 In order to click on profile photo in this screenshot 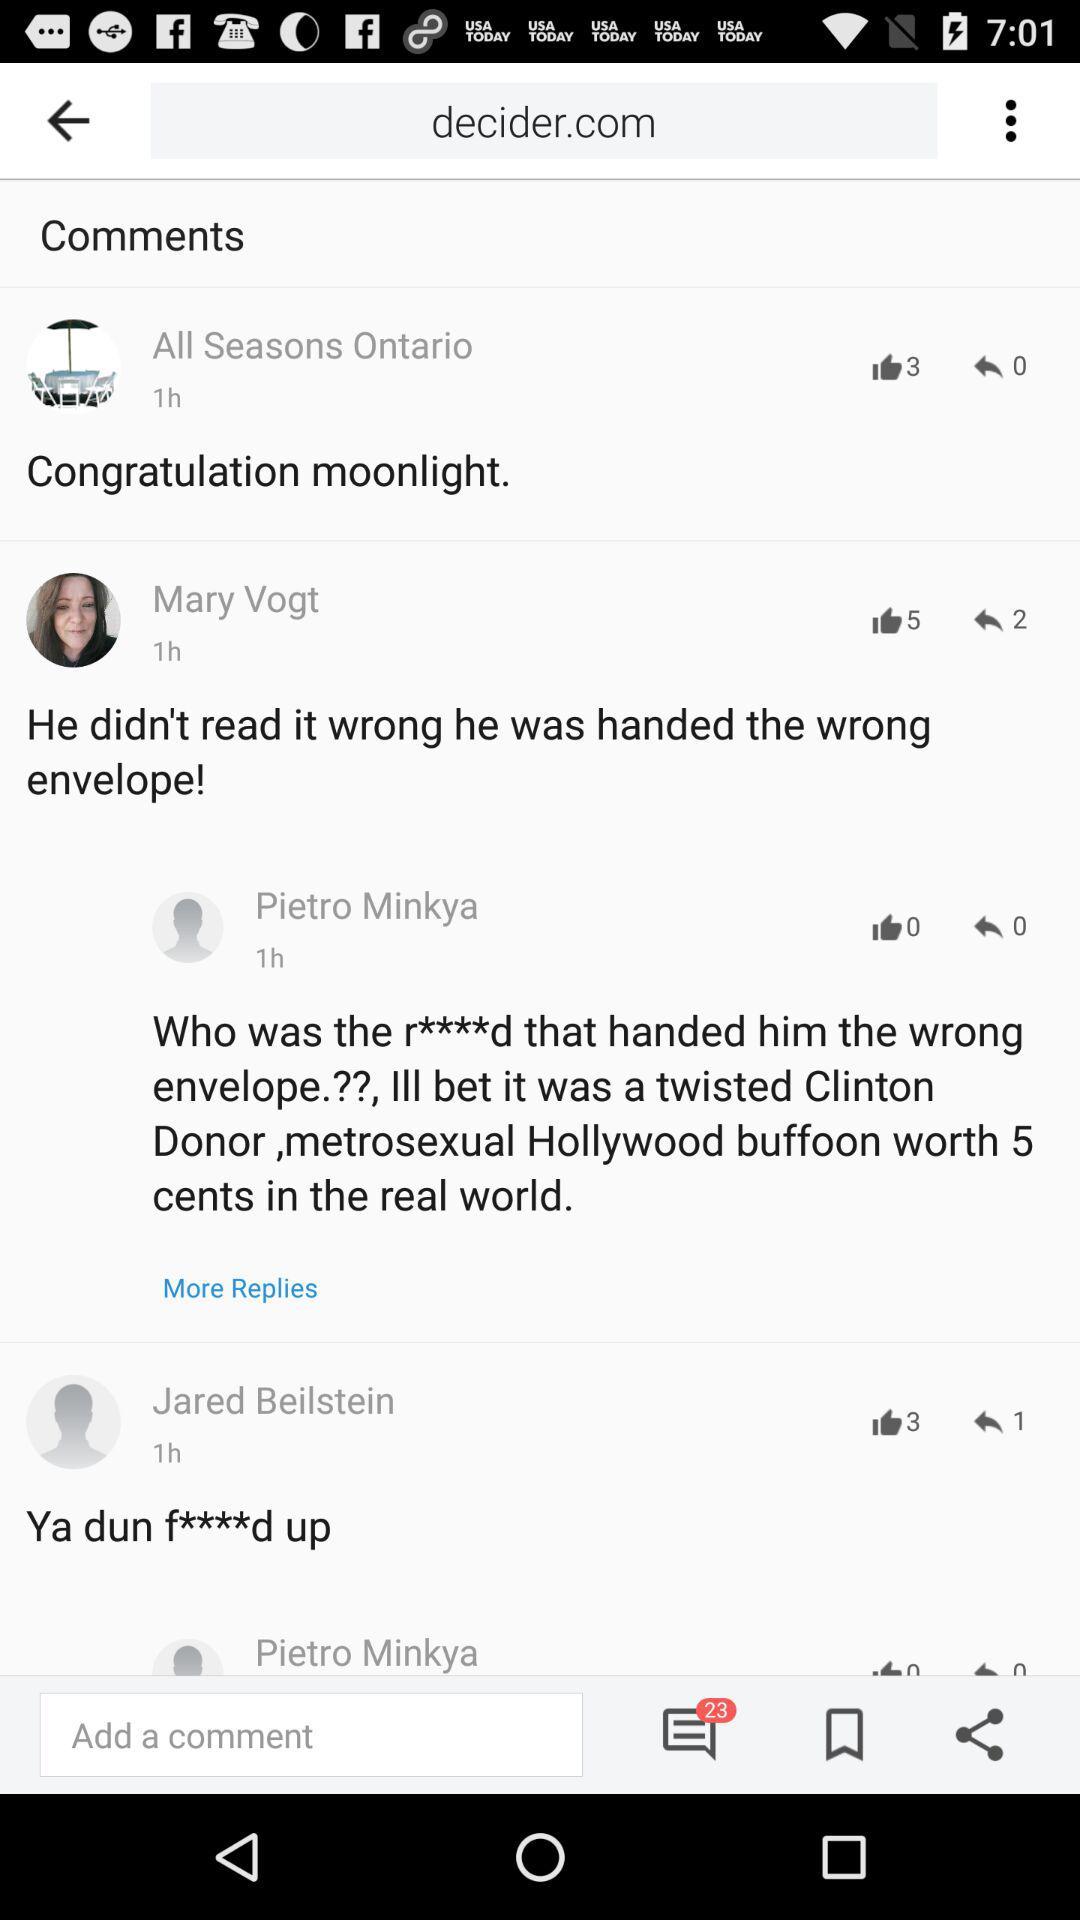, I will do `click(72, 1420)`.